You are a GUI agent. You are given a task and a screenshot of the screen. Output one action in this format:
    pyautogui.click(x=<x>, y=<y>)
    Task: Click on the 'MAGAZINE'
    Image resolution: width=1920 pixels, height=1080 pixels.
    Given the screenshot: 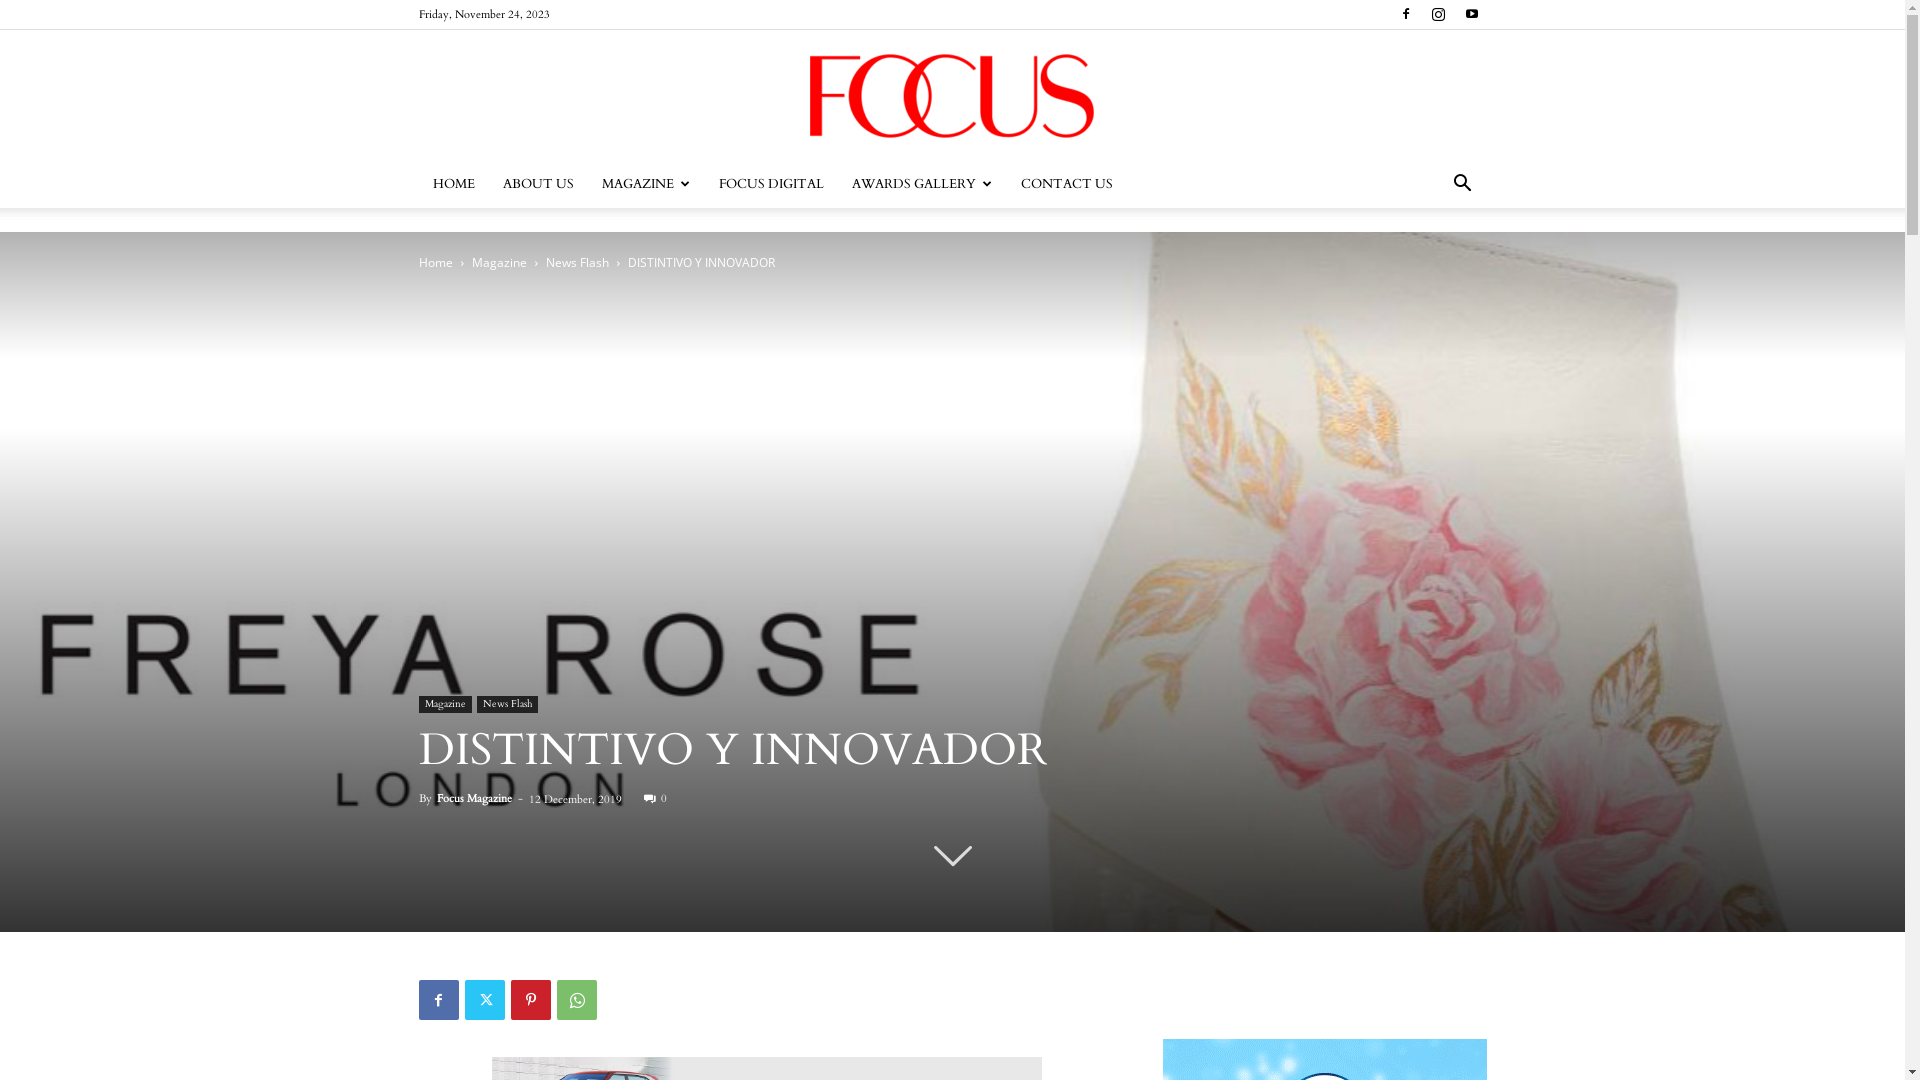 What is the action you would take?
    pyautogui.click(x=587, y=184)
    